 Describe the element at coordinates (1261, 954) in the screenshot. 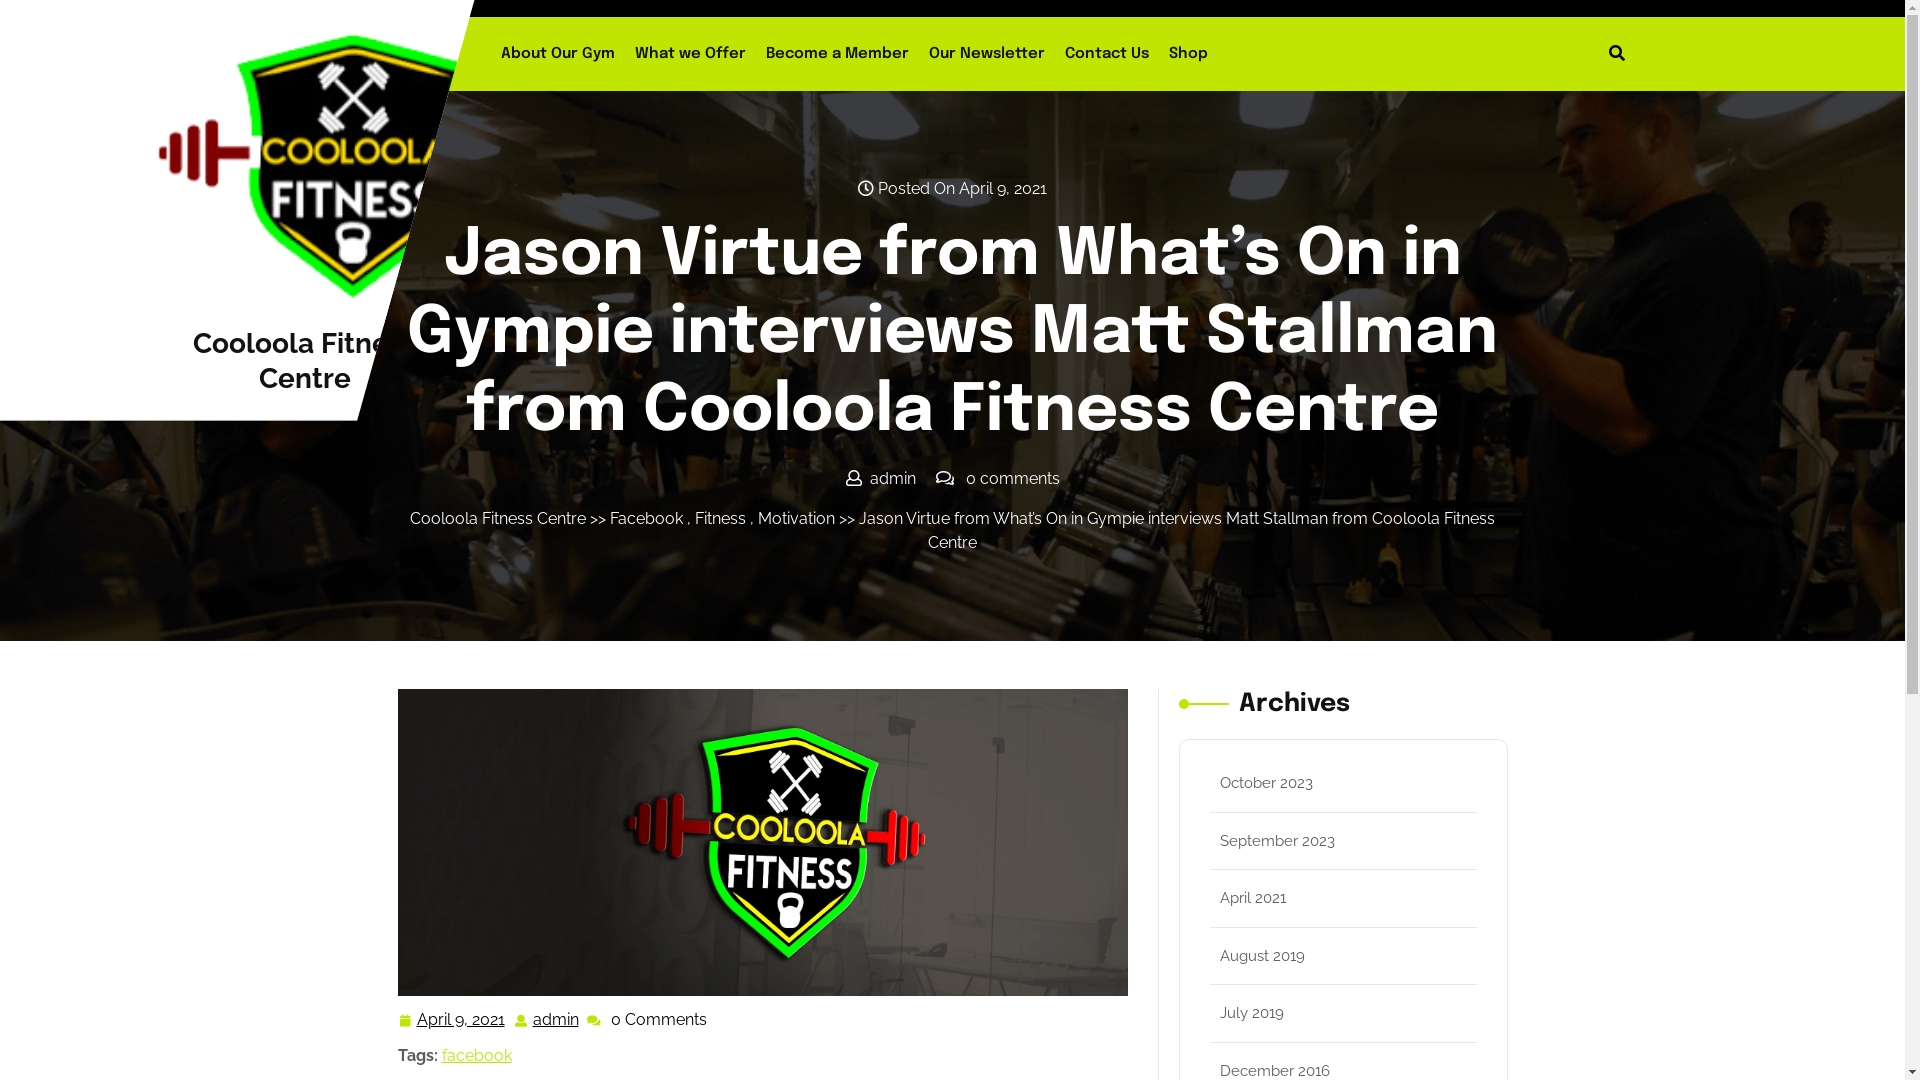

I see `'August 2019'` at that location.